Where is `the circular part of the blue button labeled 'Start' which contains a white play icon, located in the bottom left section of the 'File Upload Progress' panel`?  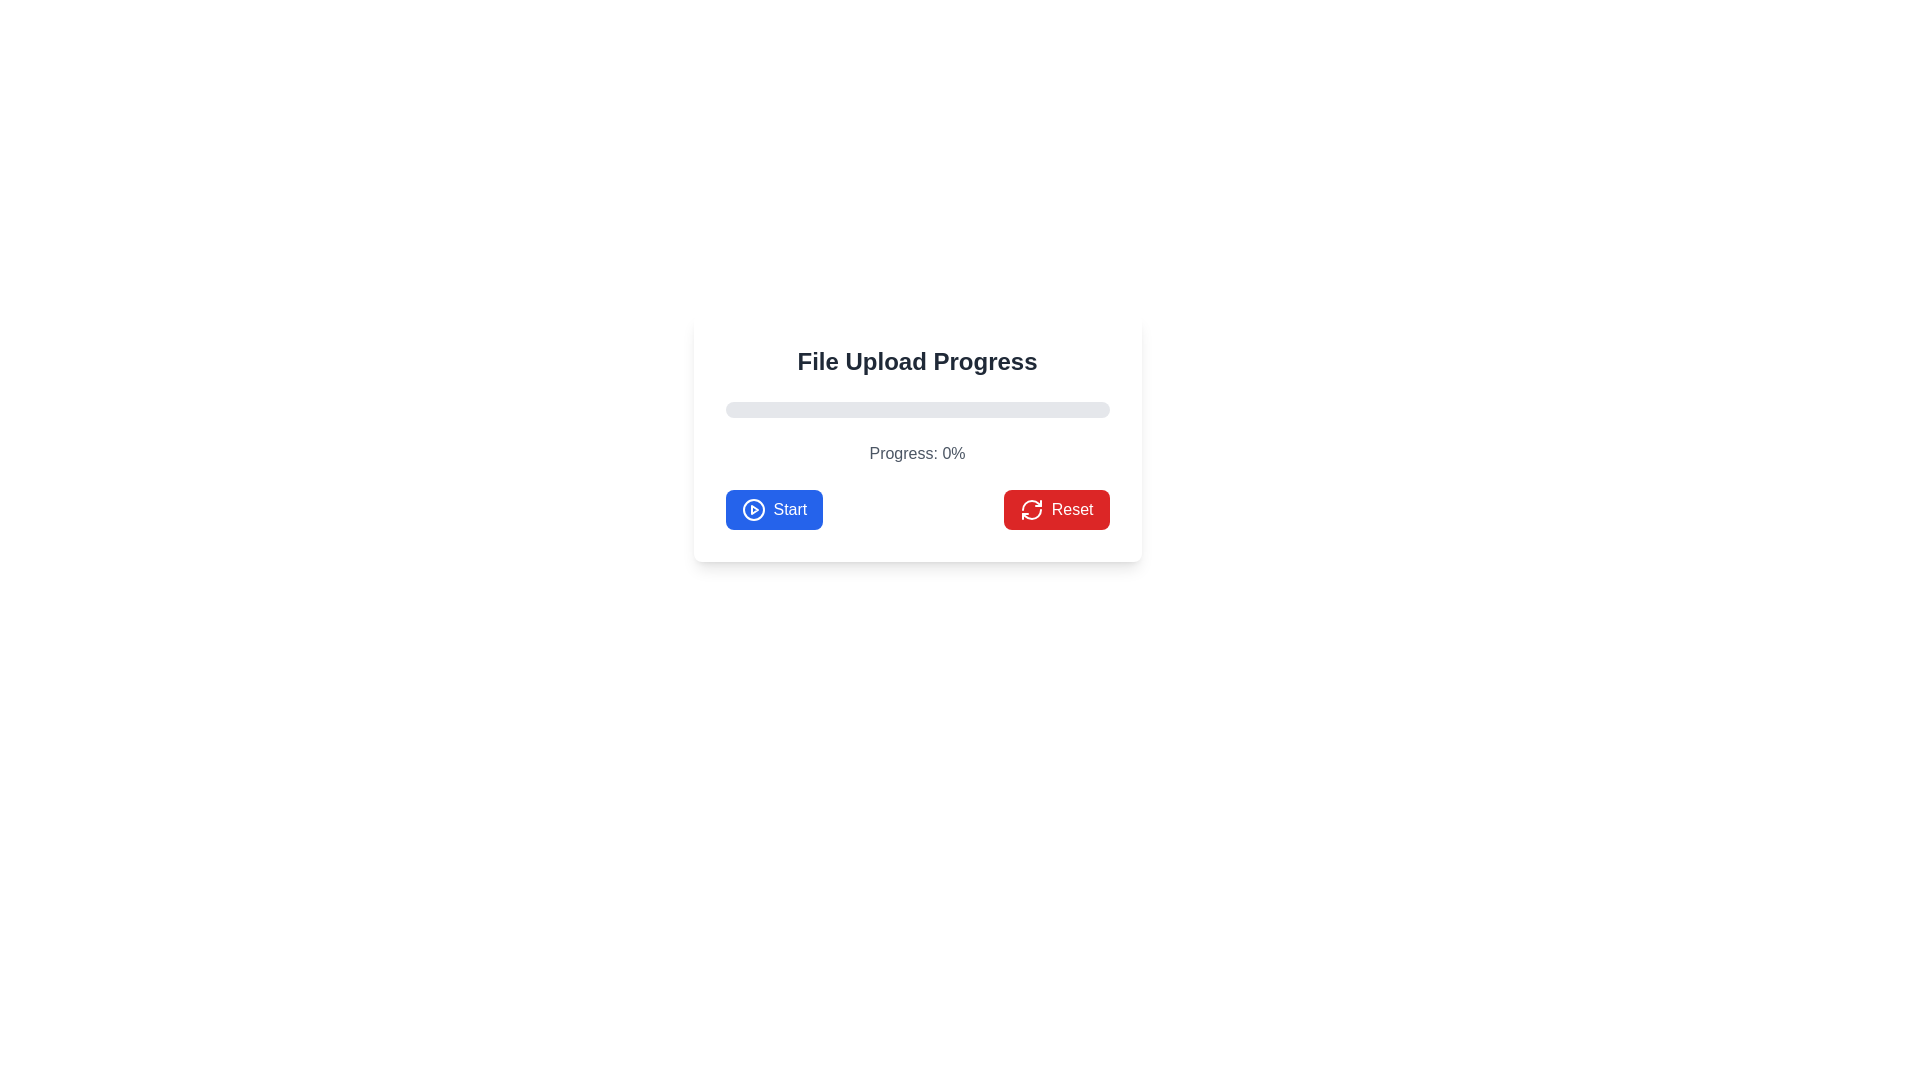 the circular part of the blue button labeled 'Start' which contains a white play icon, located in the bottom left section of the 'File Upload Progress' panel is located at coordinates (752, 508).